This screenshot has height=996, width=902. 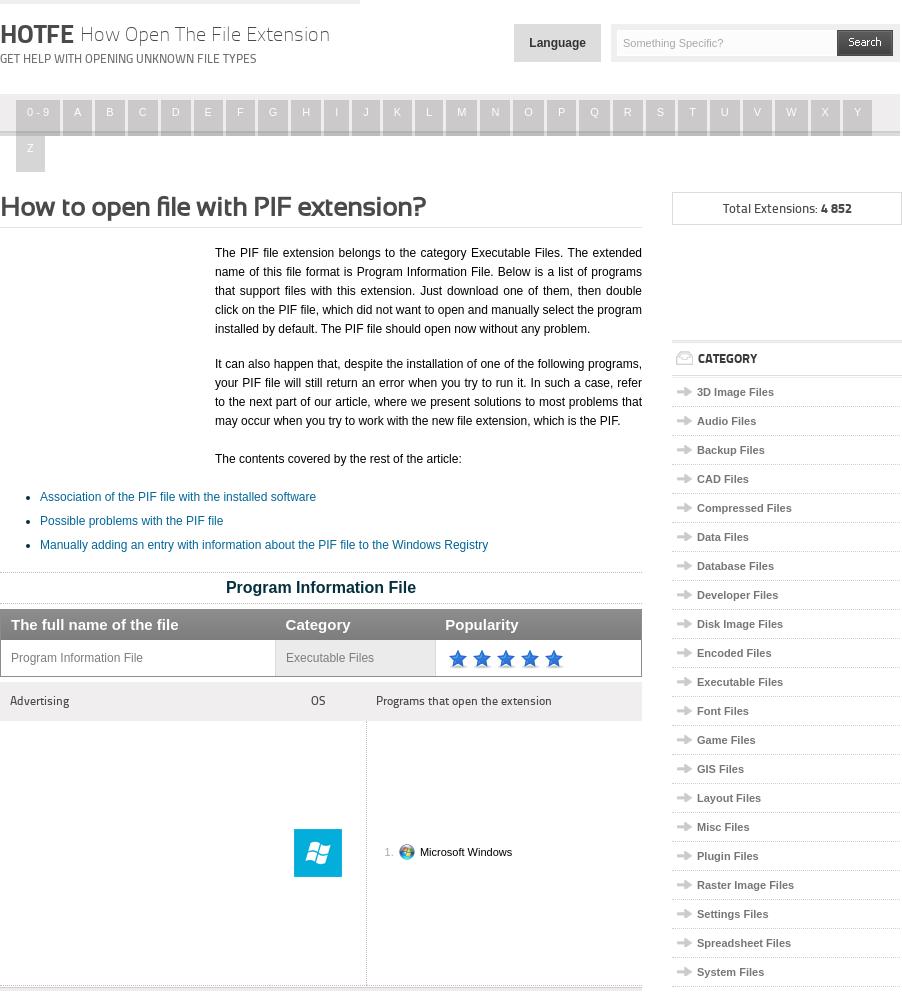 What do you see at coordinates (364, 111) in the screenshot?
I see `'J'` at bounding box center [364, 111].